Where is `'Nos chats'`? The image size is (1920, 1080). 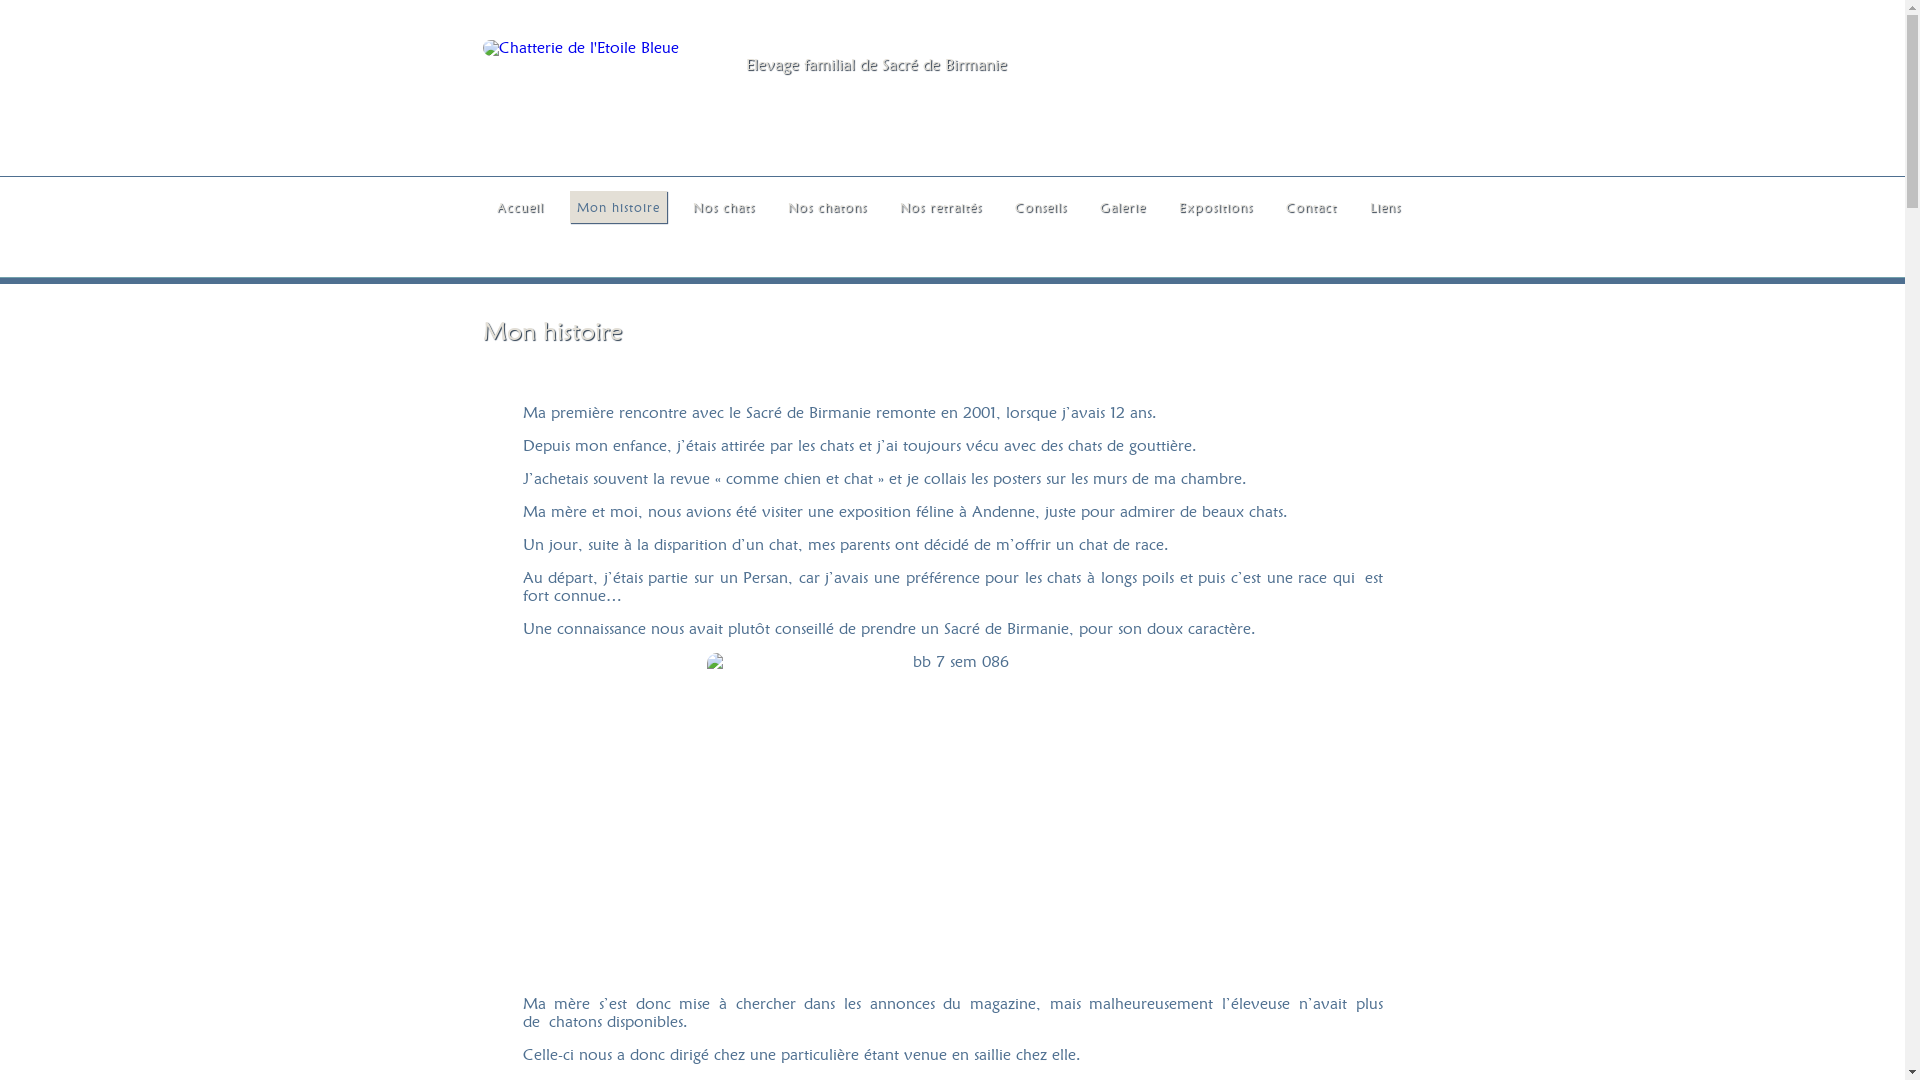
'Nos chats' is located at coordinates (723, 207).